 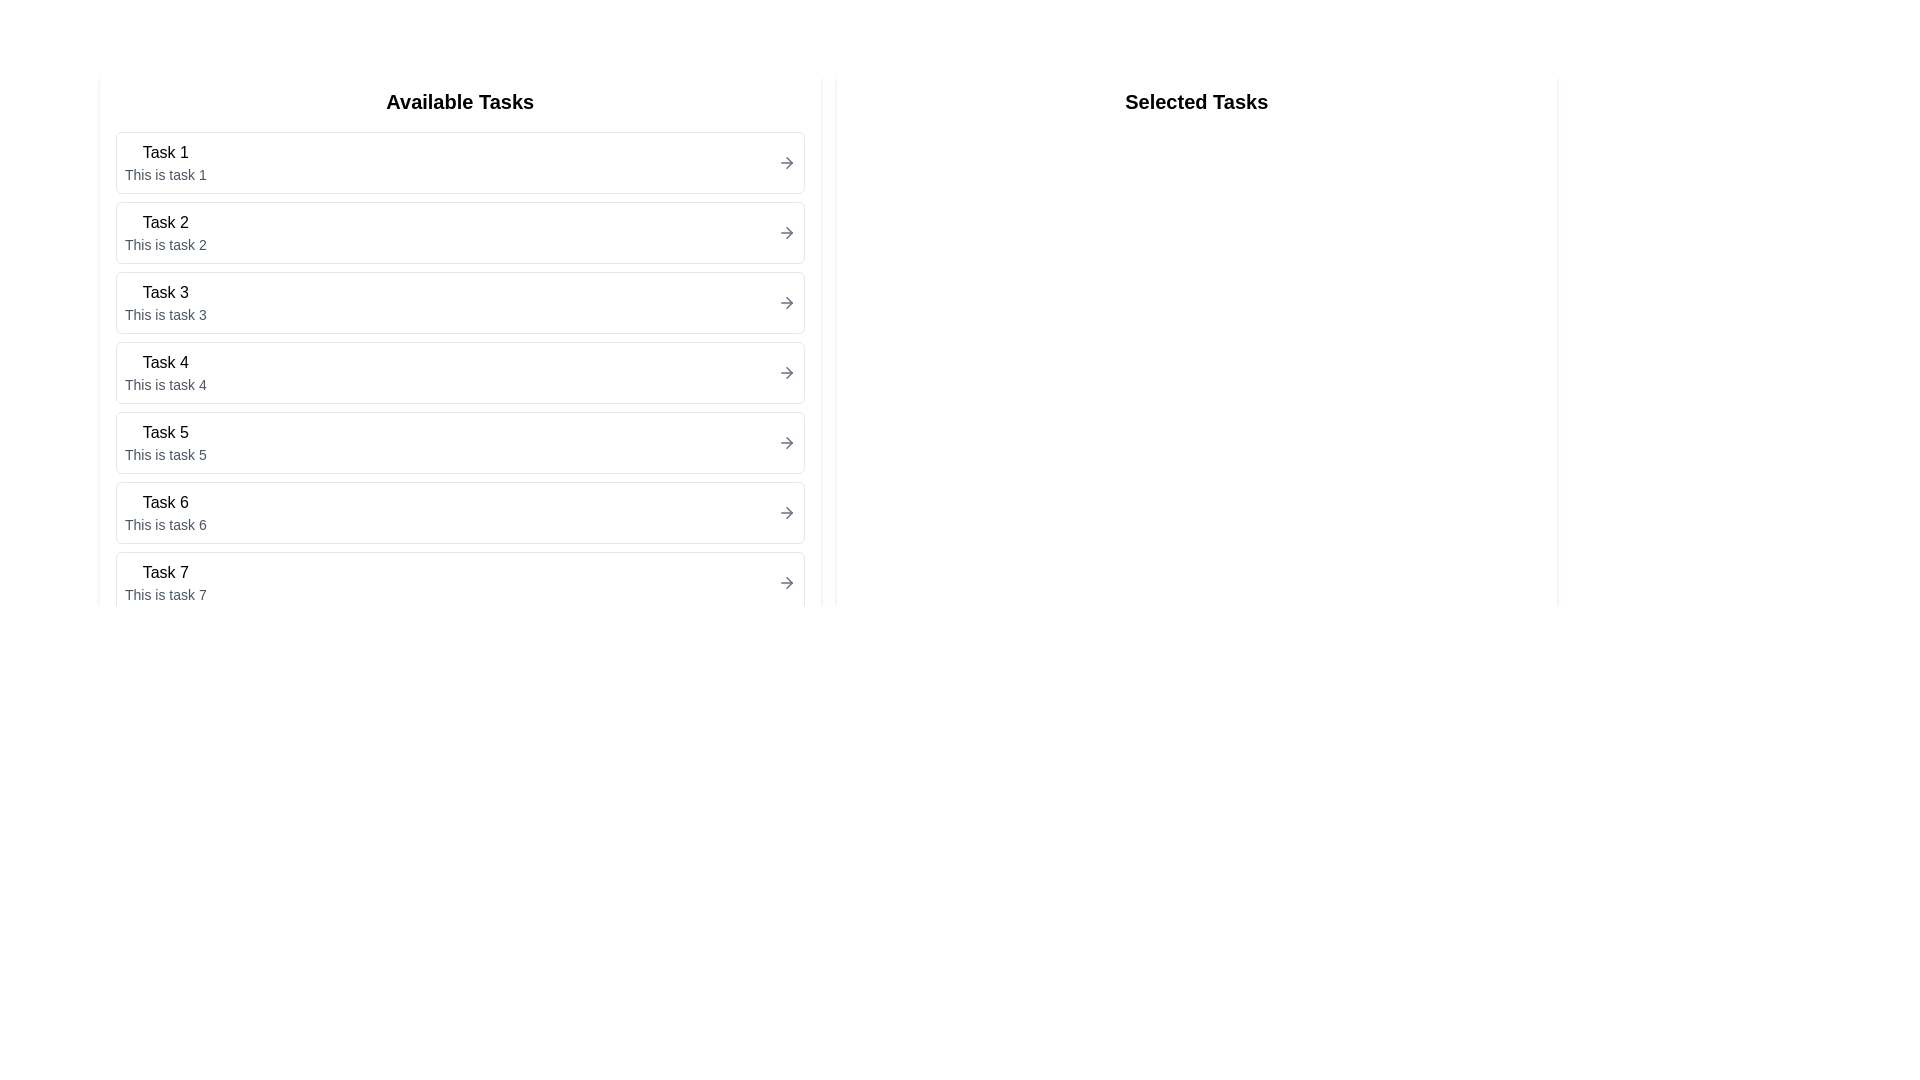 What do you see at coordinates (788, 161) in the screenshot?
I see `the rightward-facing arrow glyph within the 'Task 1' list item in the 'Available Tasks' section to indicate navigation to another interface` at bounding box center [788, 161].